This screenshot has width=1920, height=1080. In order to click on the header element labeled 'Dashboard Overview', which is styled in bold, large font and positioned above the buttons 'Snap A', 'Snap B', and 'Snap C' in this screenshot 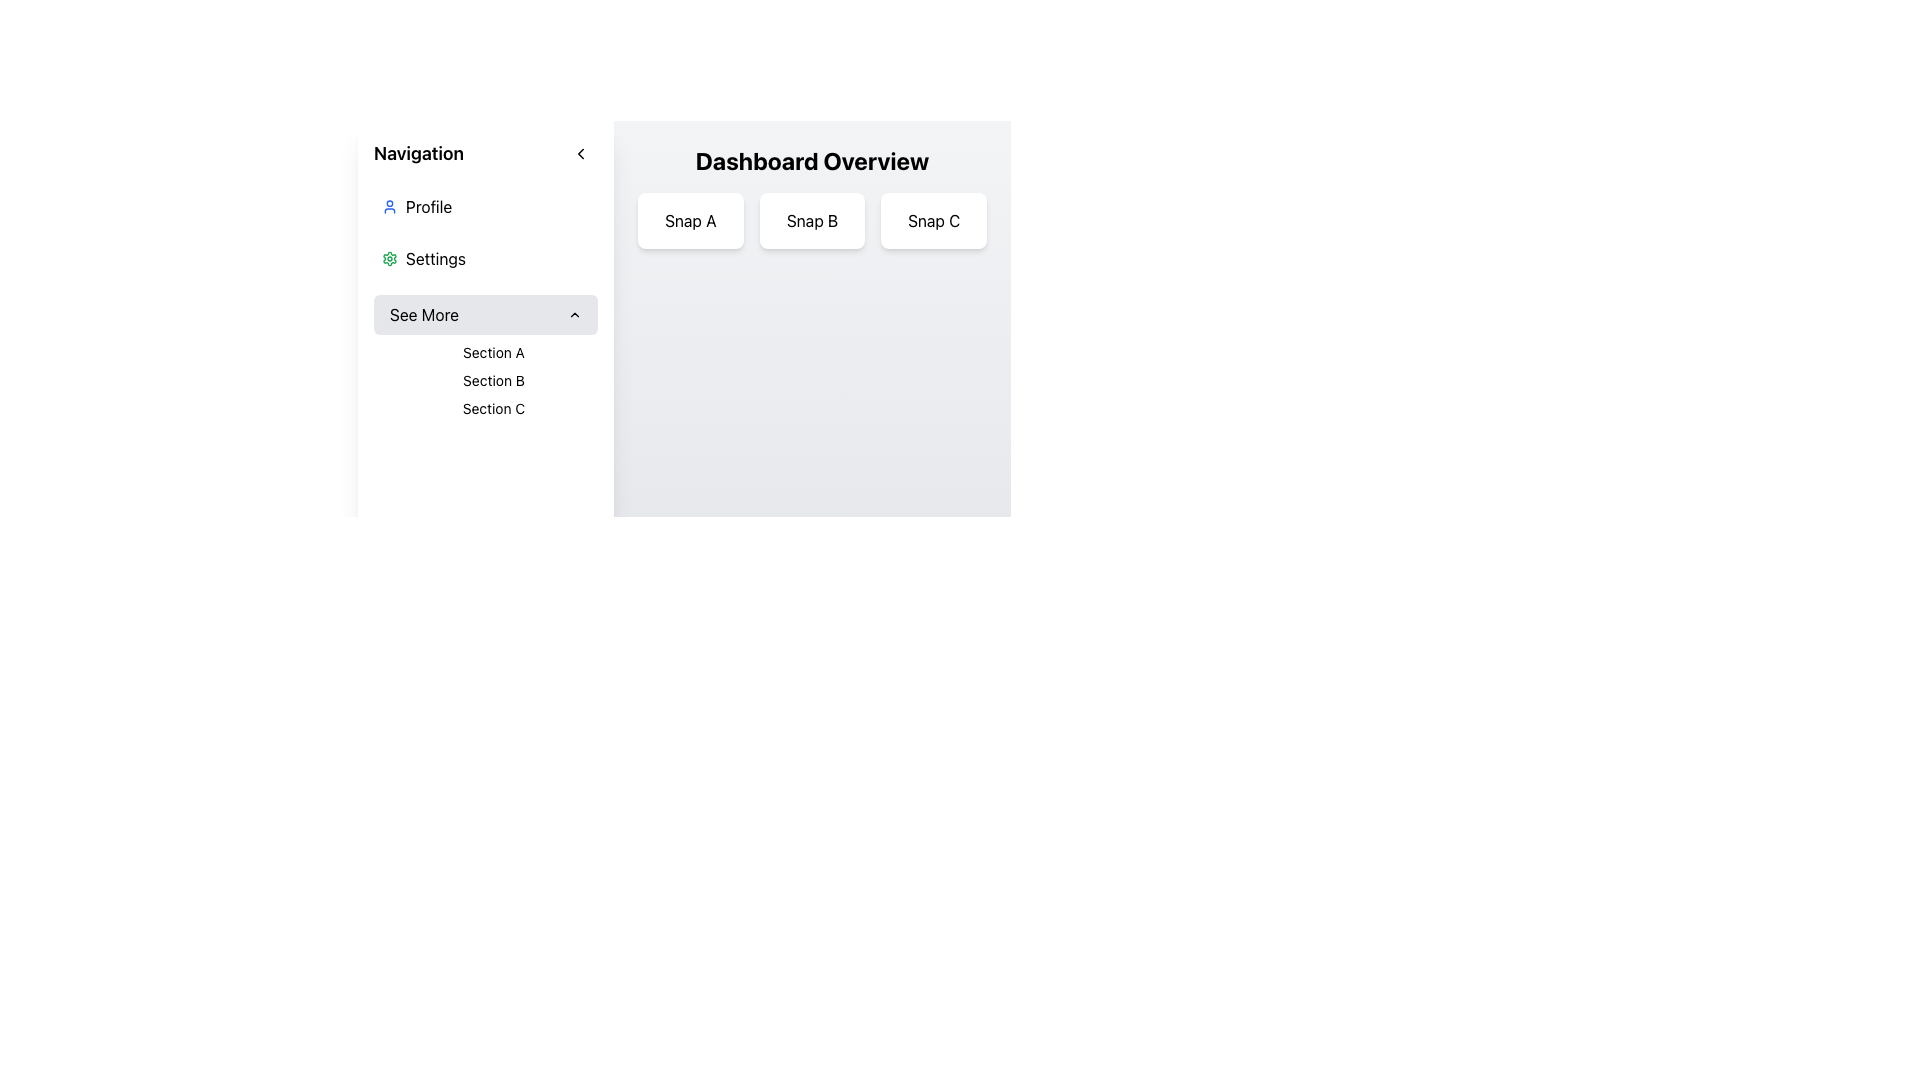, I will do `click(812, 160)`.